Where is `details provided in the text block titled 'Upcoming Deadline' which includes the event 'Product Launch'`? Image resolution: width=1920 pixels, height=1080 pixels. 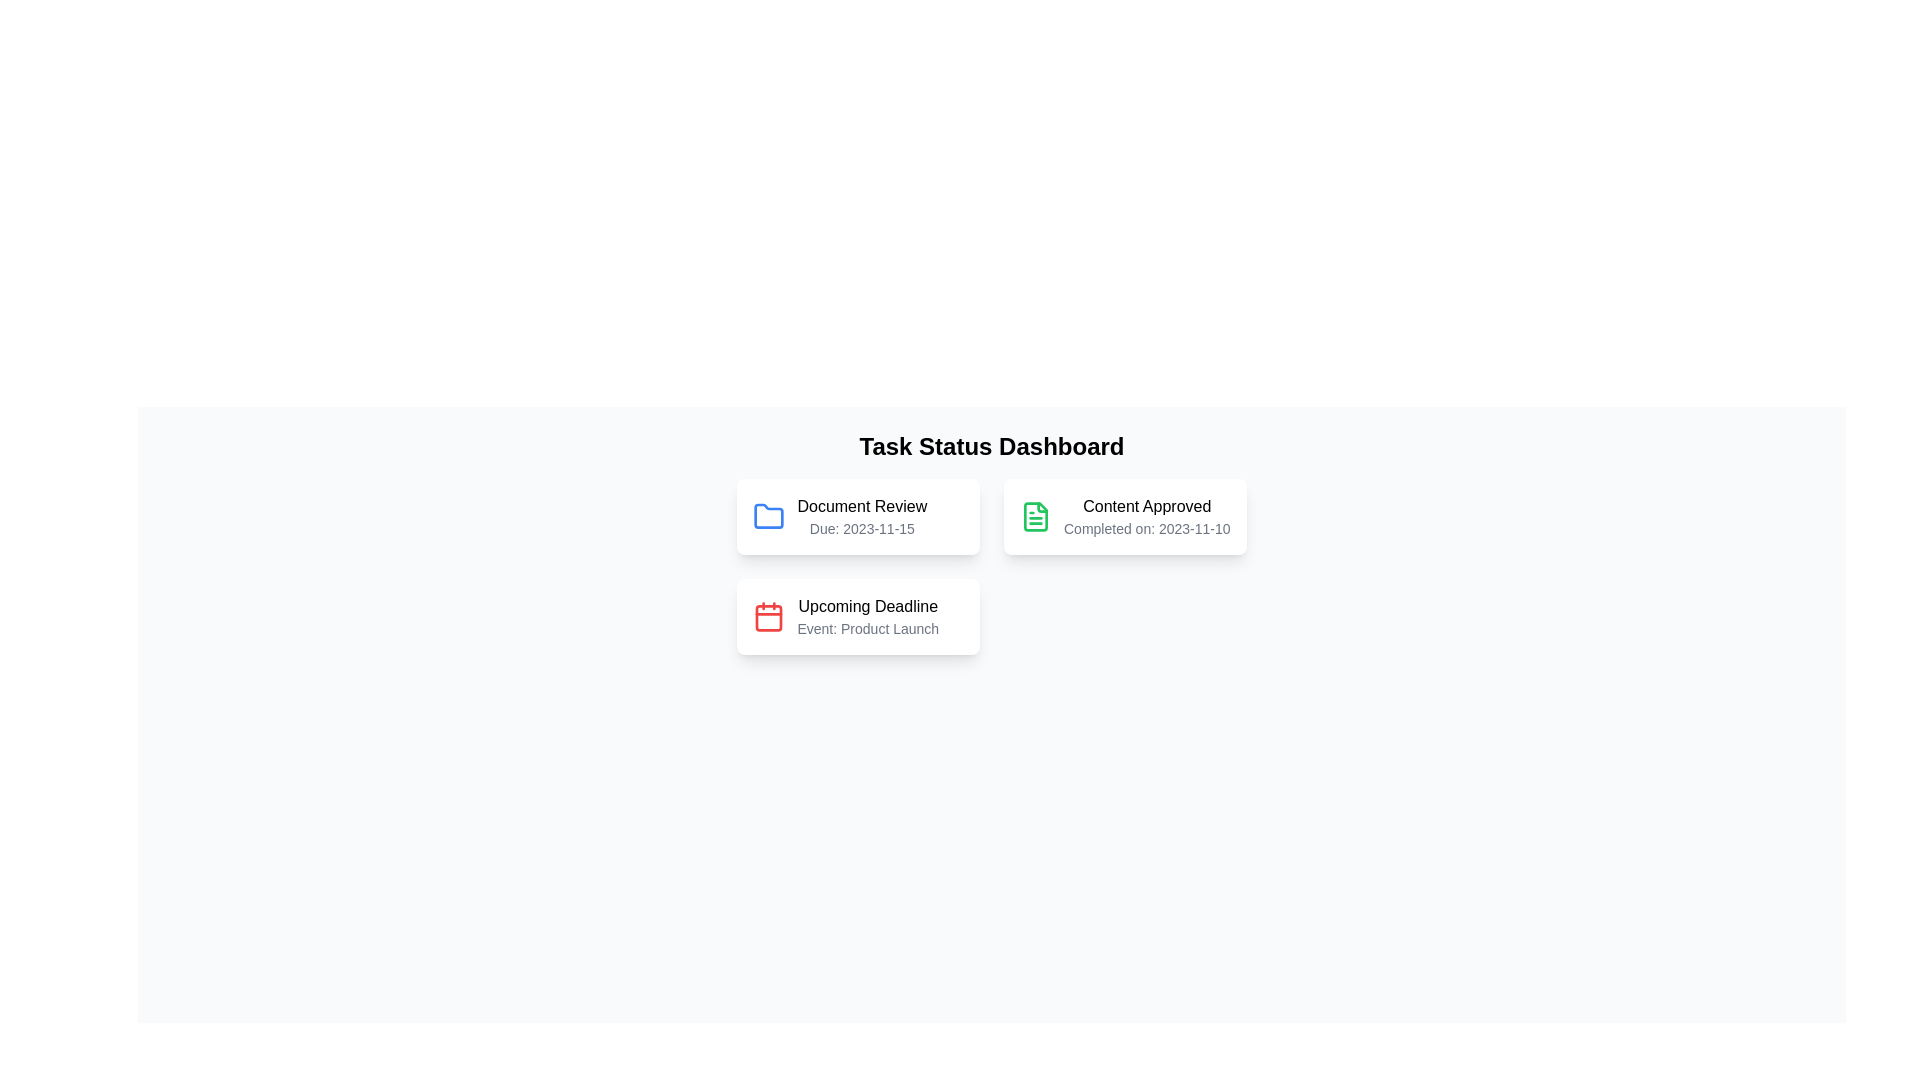 details provided in the text block titled 'Upcoming Deadline' which includes the event 'Product Launch' is located at coordinates (868, 616).